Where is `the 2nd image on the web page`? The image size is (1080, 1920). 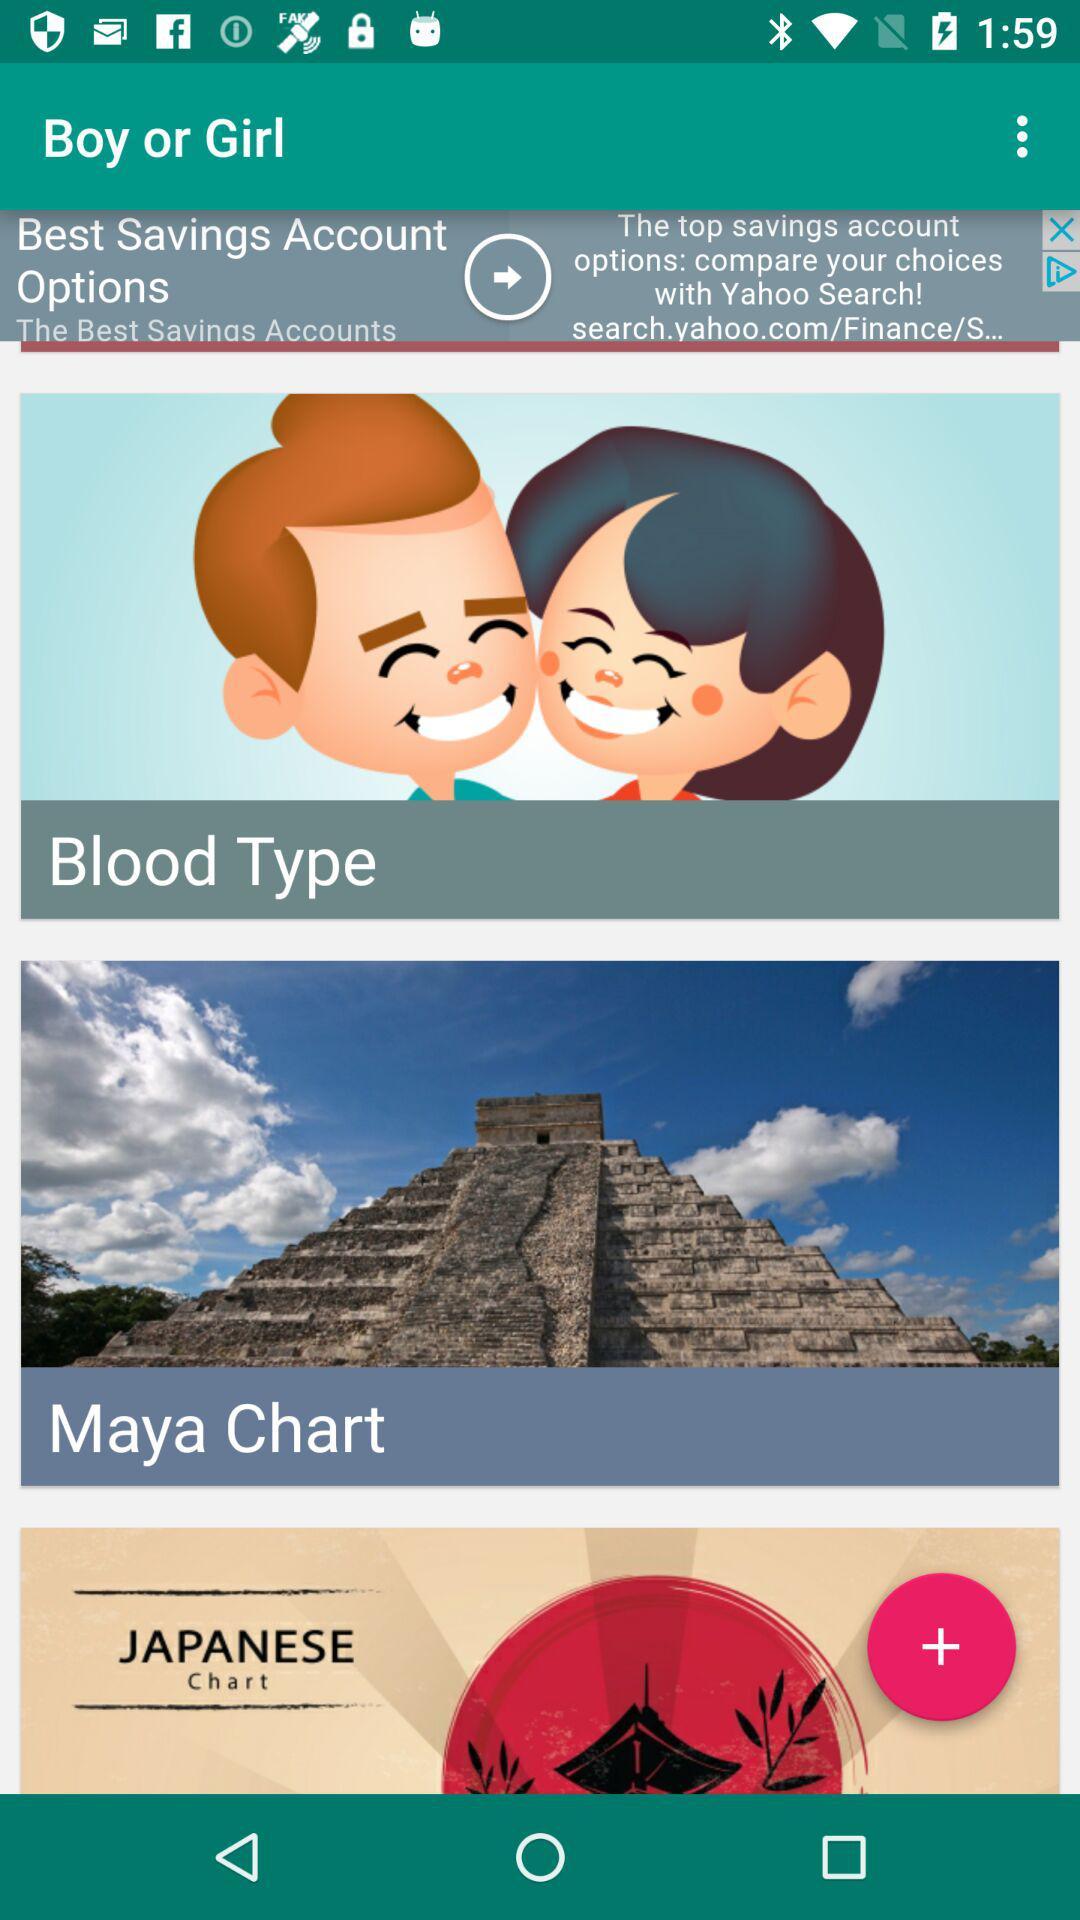 the 2nd image on the web page is located at coordinates (540, 1222).